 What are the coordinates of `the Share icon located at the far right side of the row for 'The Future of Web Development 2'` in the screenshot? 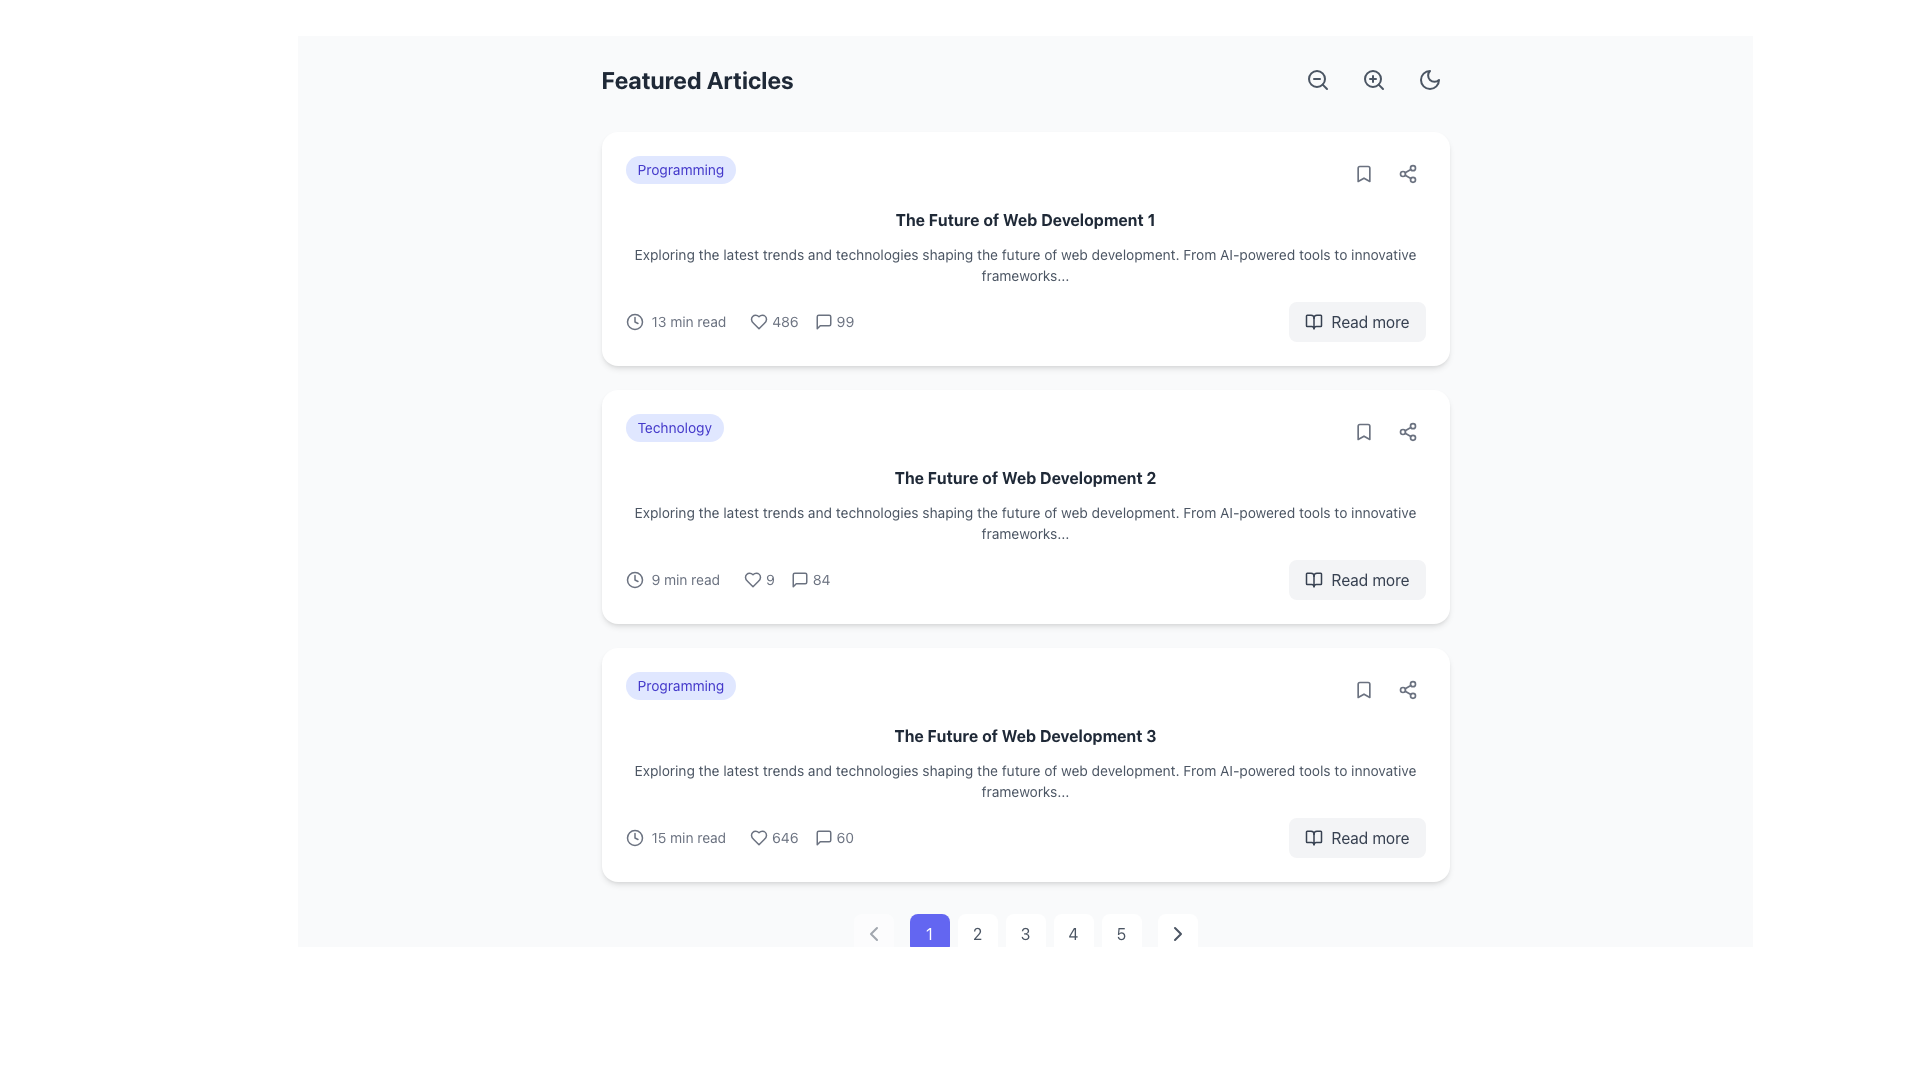 It's located at (1406, 431).